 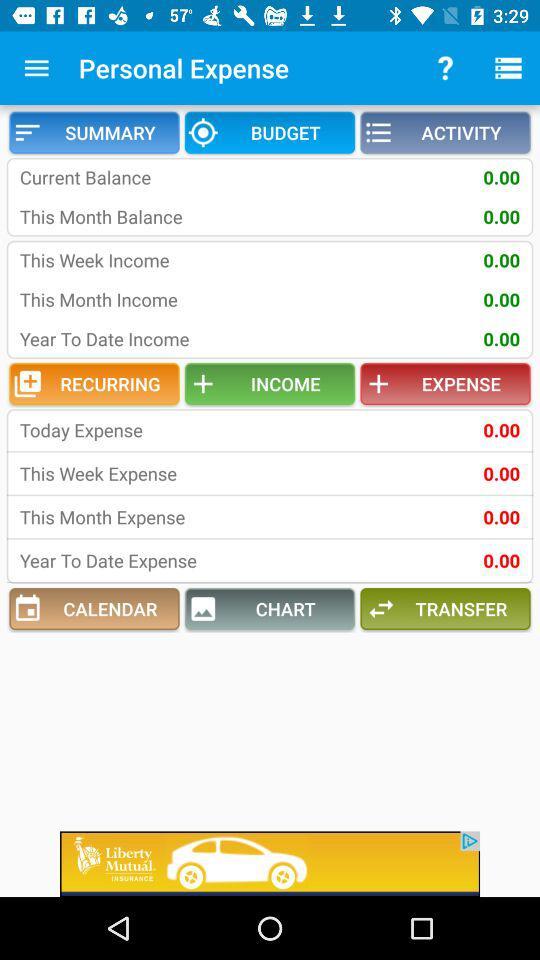 What do you see at coordinates (149, 430) in the screenshot?
I see `the today expense icon` at bounding box center [149, 430].